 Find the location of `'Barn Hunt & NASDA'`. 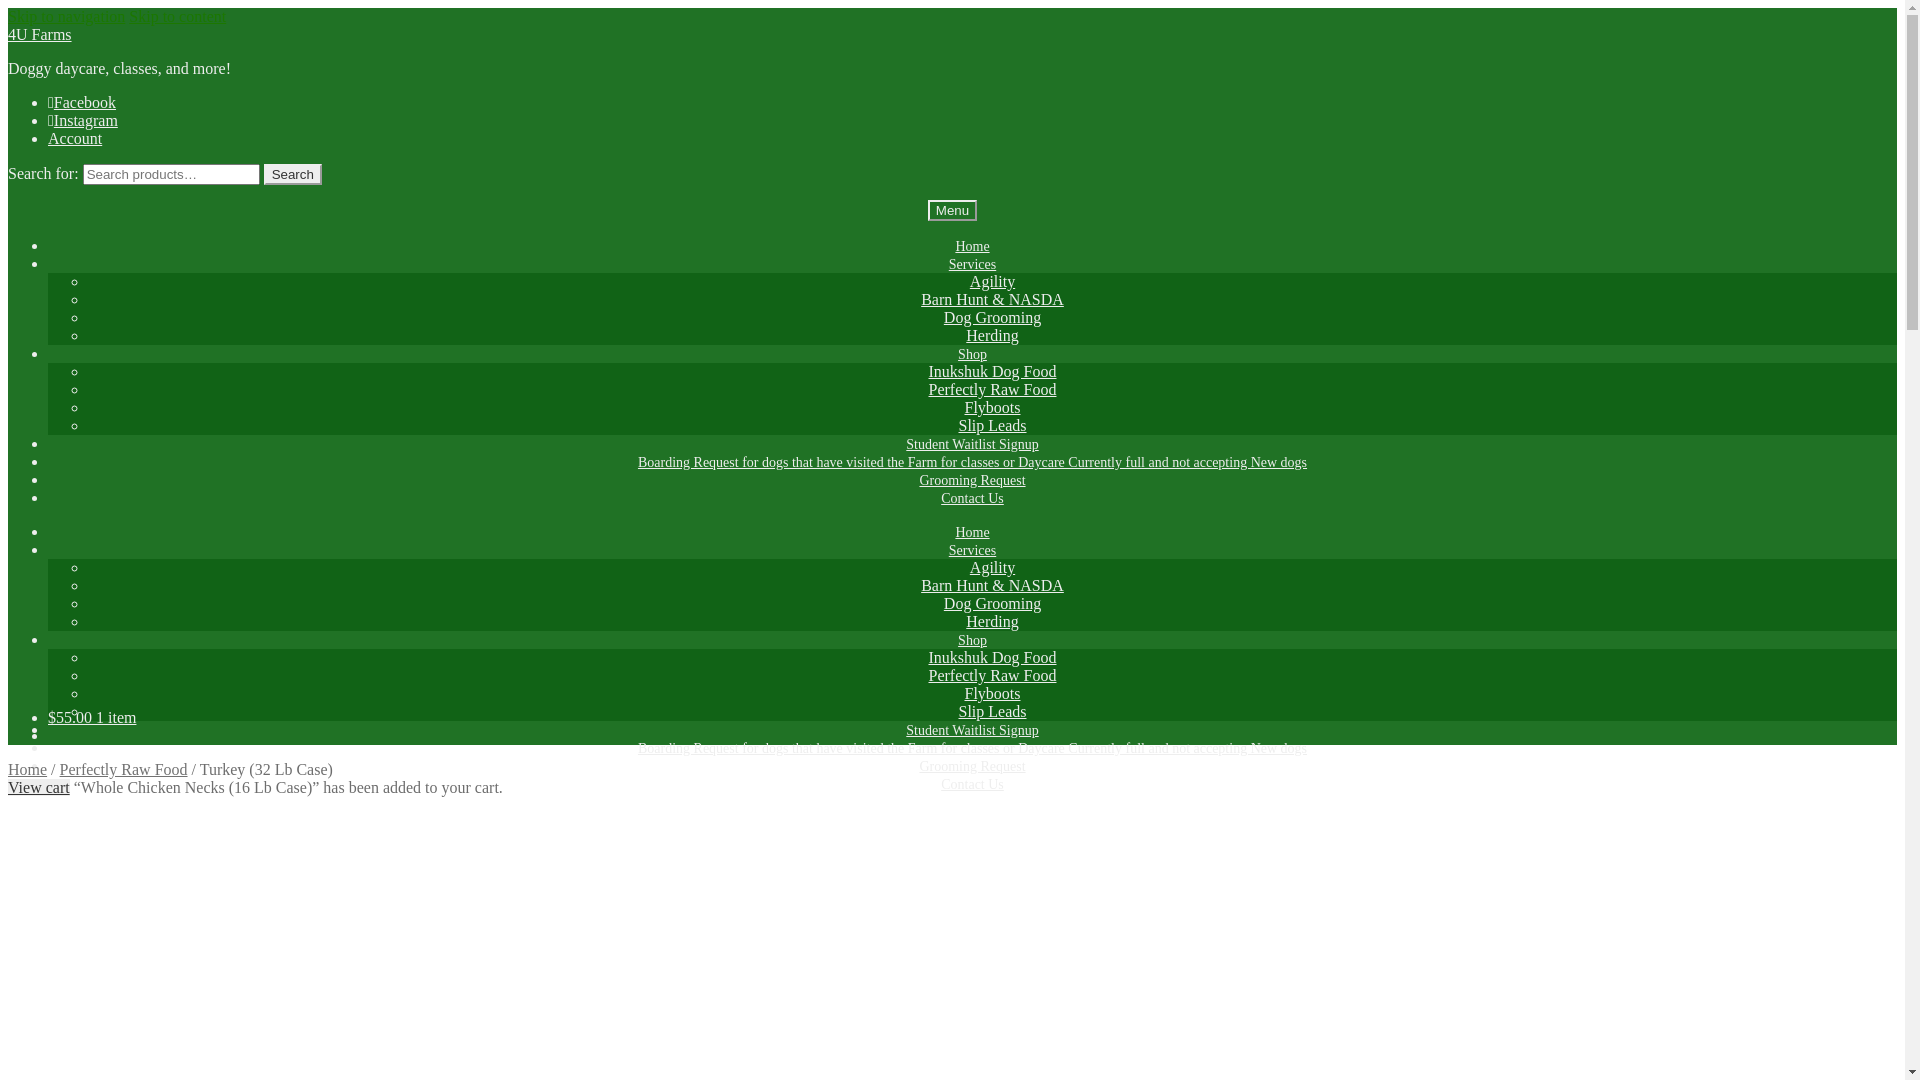

'Barn Hunt & NASDA' is located at coordinates (992, 585).